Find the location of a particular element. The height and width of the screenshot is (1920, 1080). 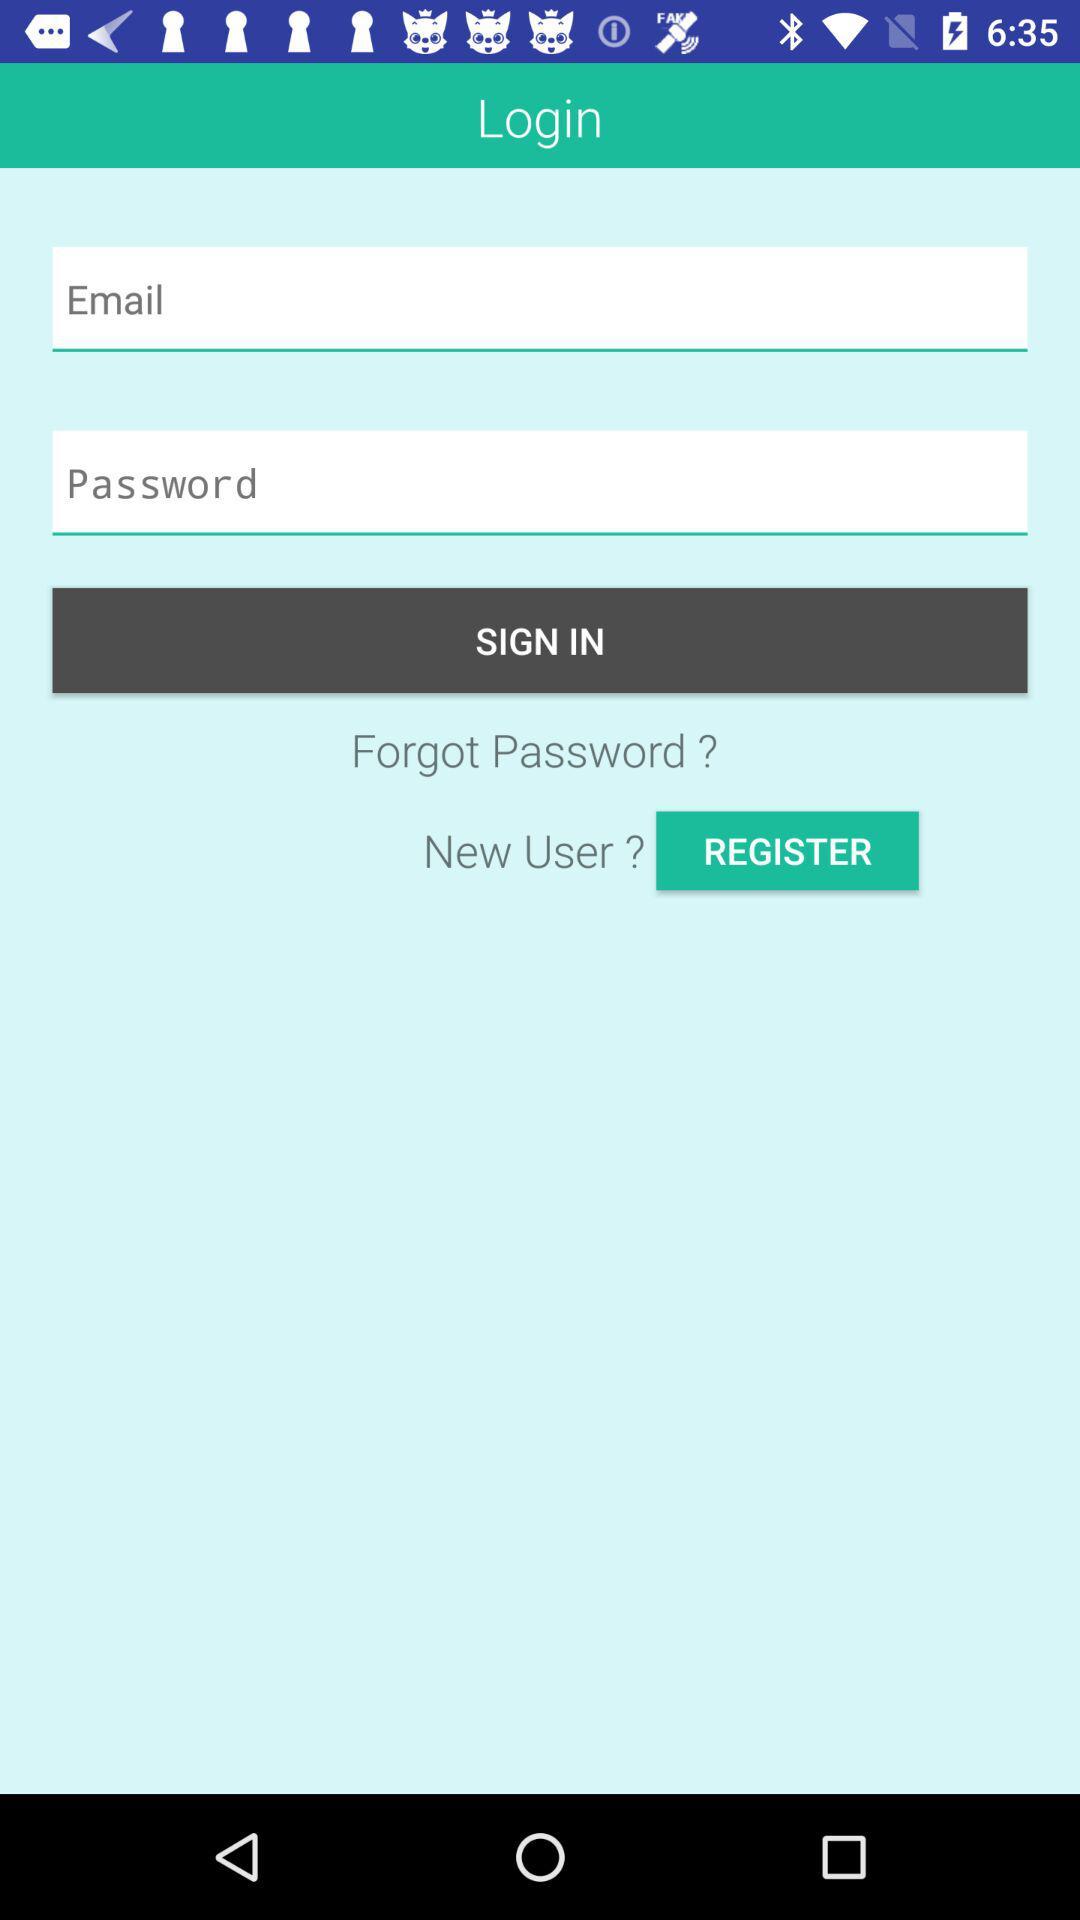

the register is located at coordinates (786, 850).